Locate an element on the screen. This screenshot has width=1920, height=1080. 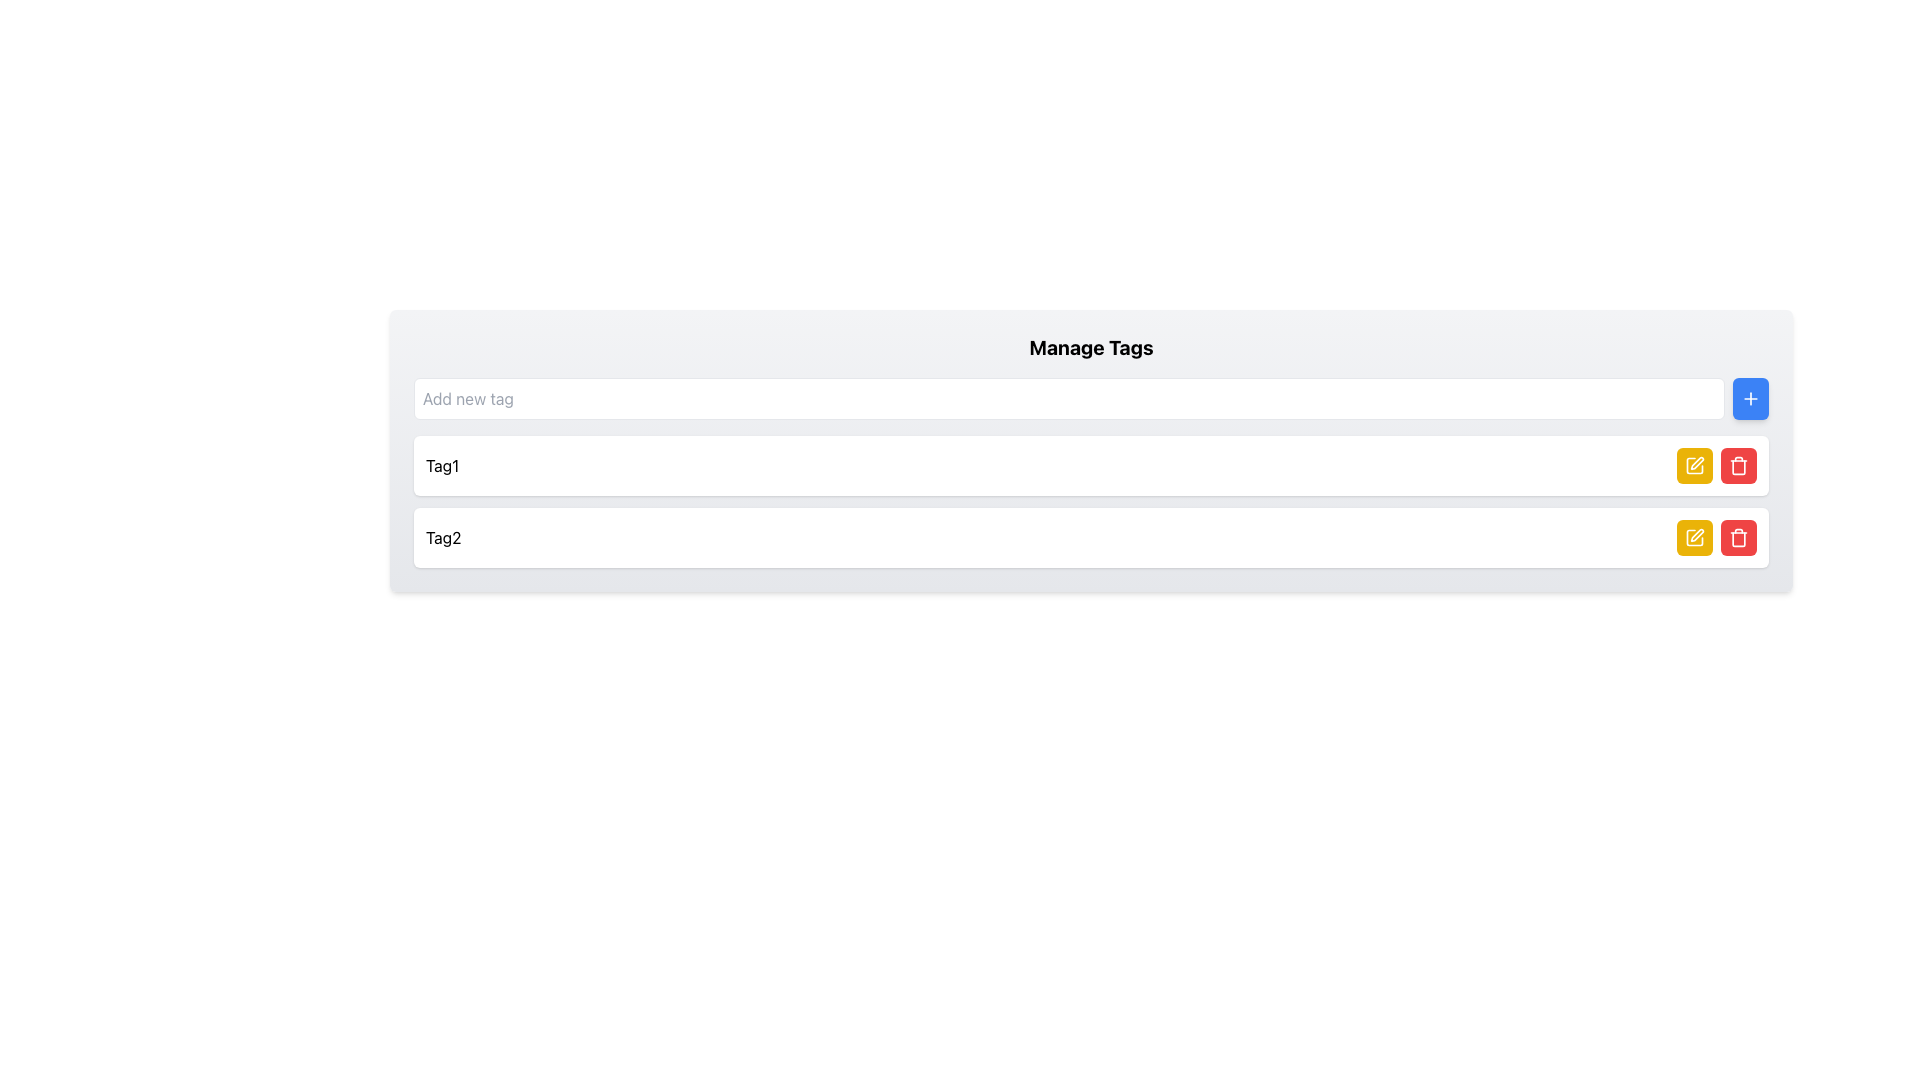
the small rectangular button with a yellow background and white pen-like icon located beside the 'Tag2' label in the second row of the interface to observe a visual change is located at coordinates (1693, 466).